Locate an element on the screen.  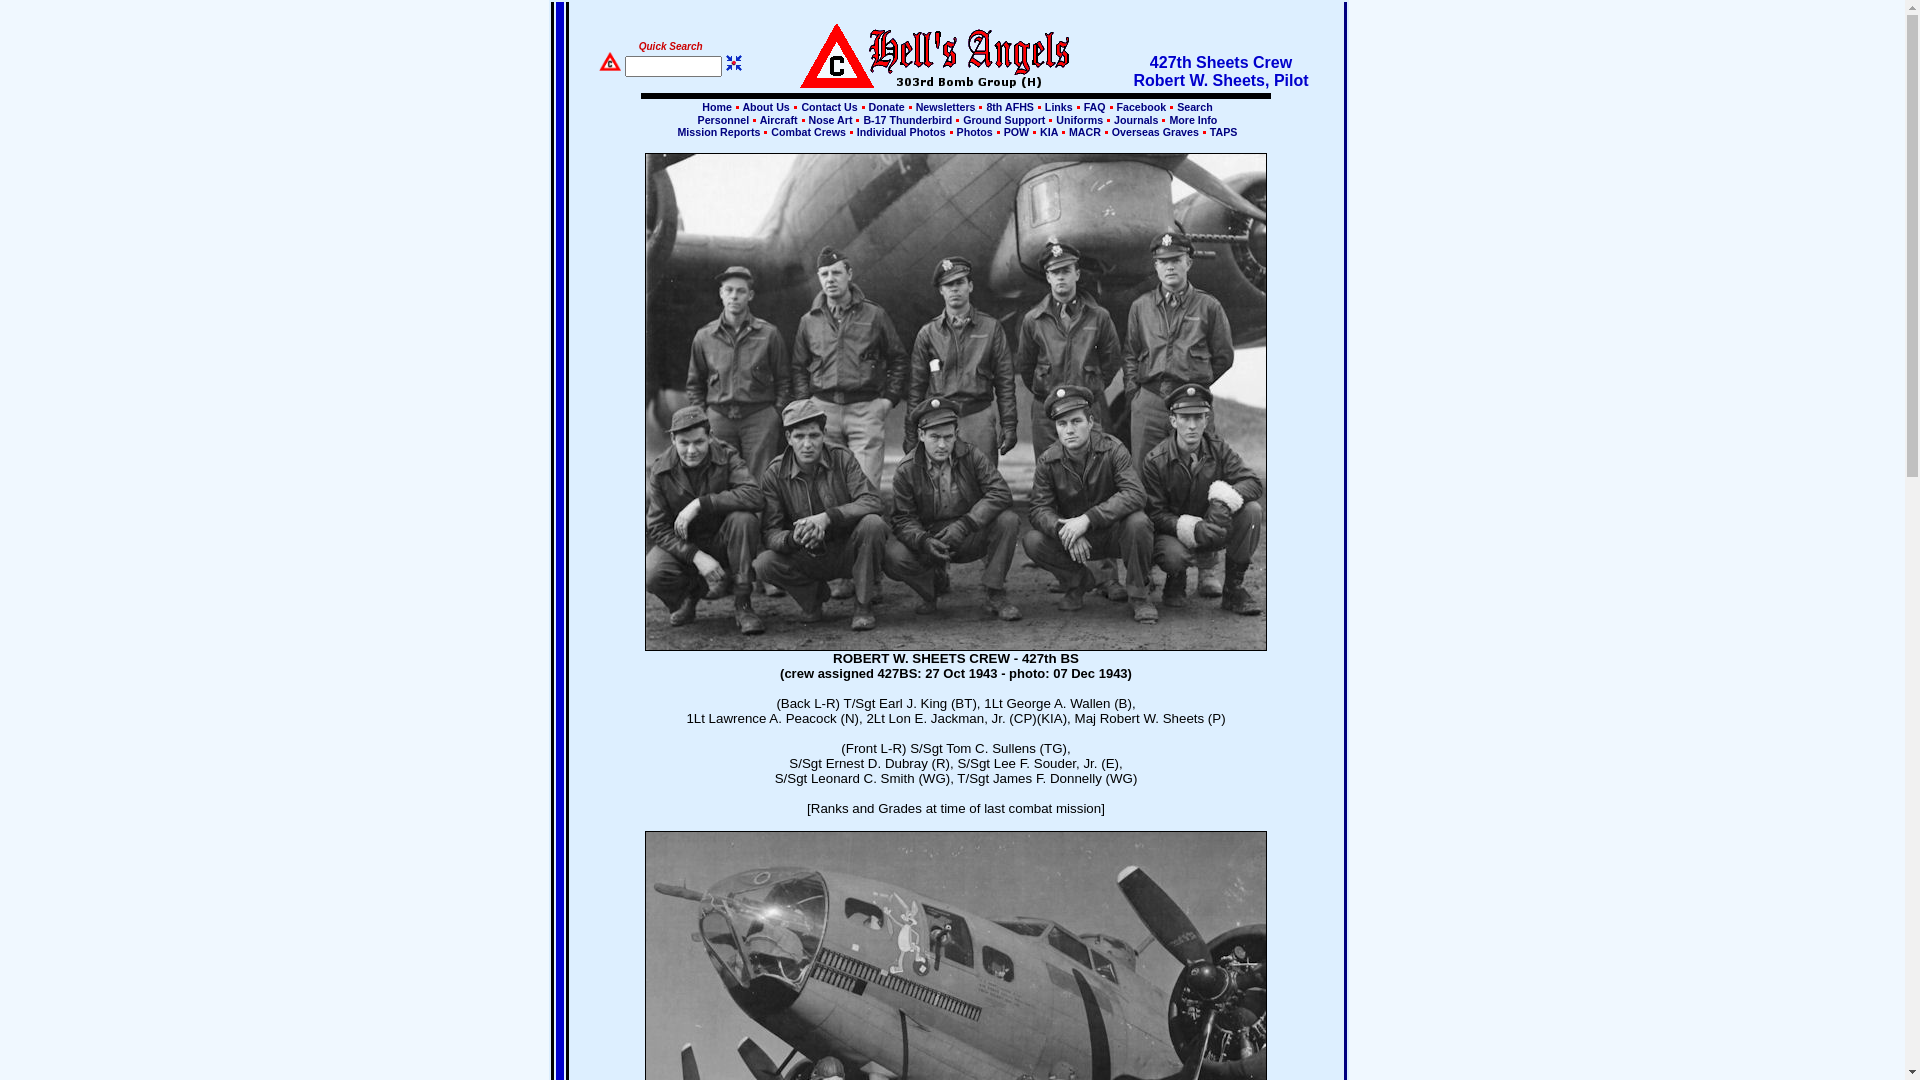
'Uniforms' is located at coordinates (1078, 119).